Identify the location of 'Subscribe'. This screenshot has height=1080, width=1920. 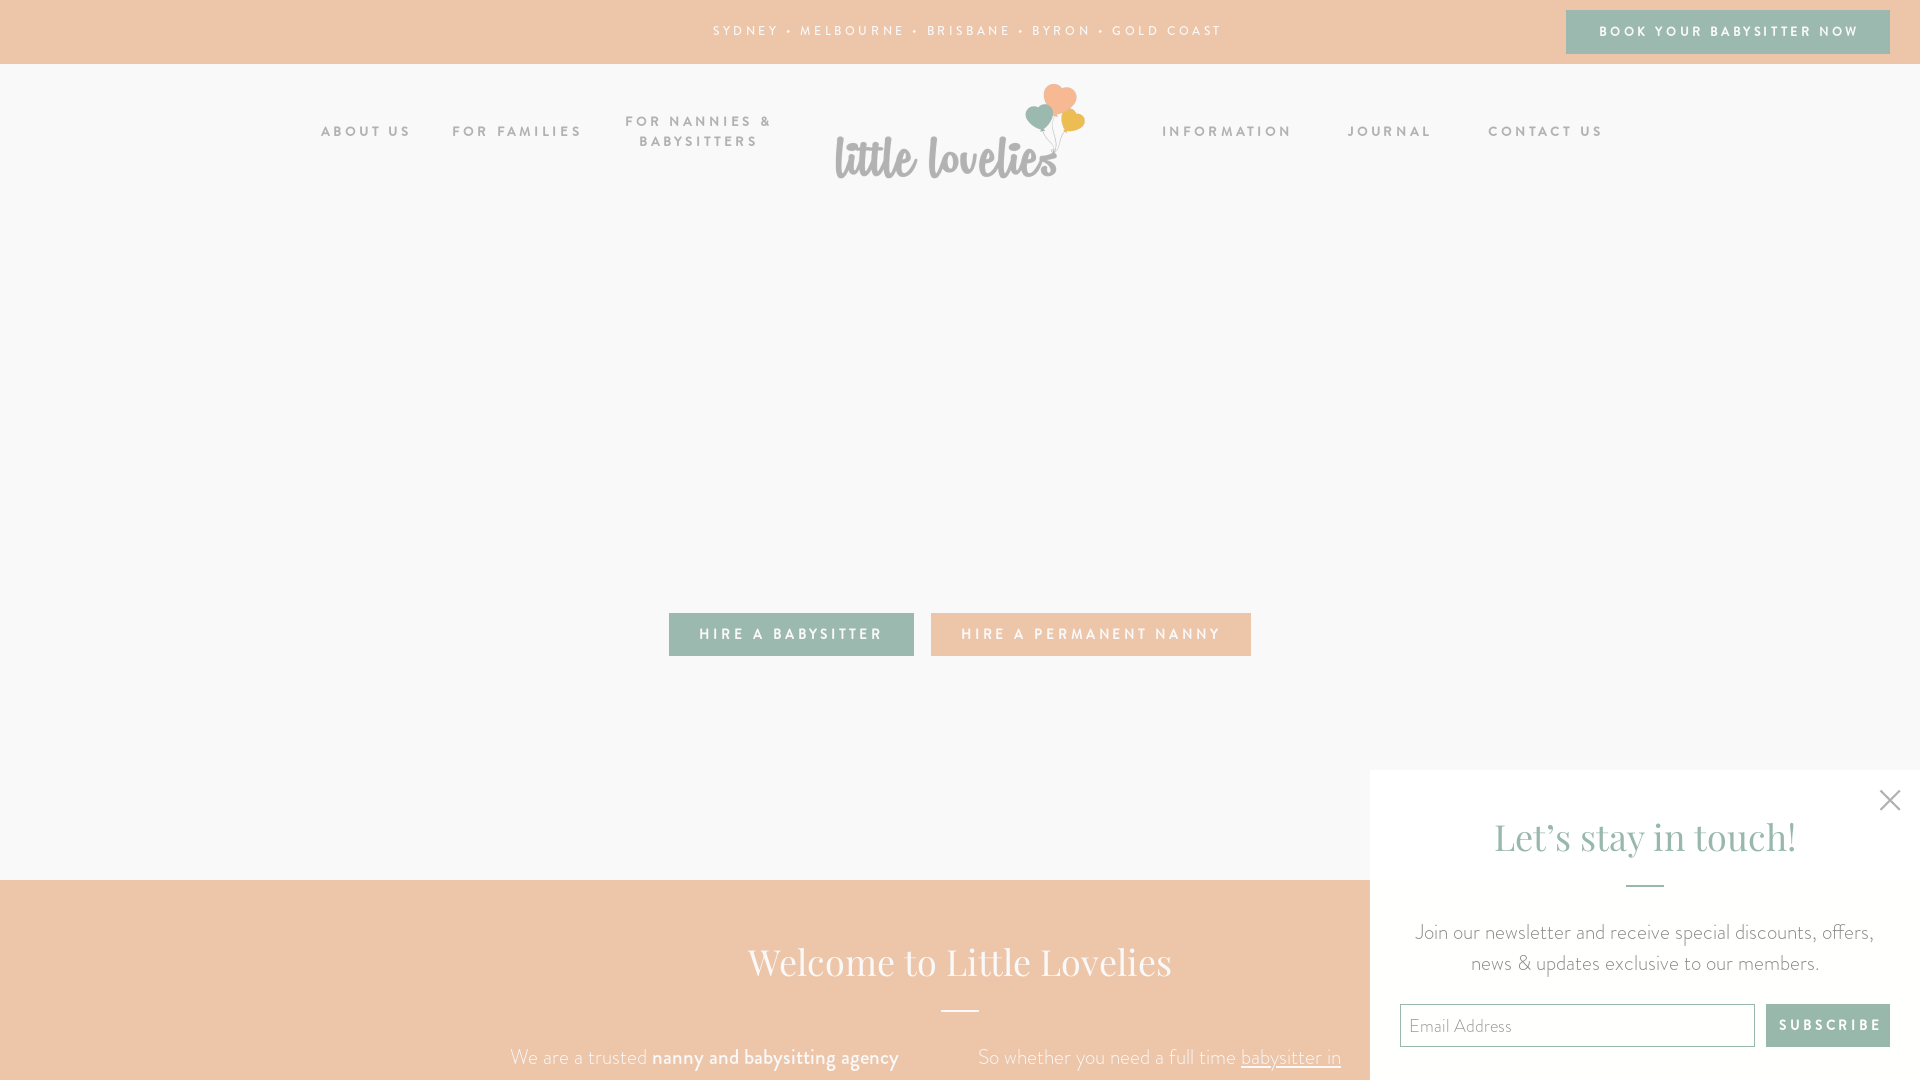
(1830, 1025).